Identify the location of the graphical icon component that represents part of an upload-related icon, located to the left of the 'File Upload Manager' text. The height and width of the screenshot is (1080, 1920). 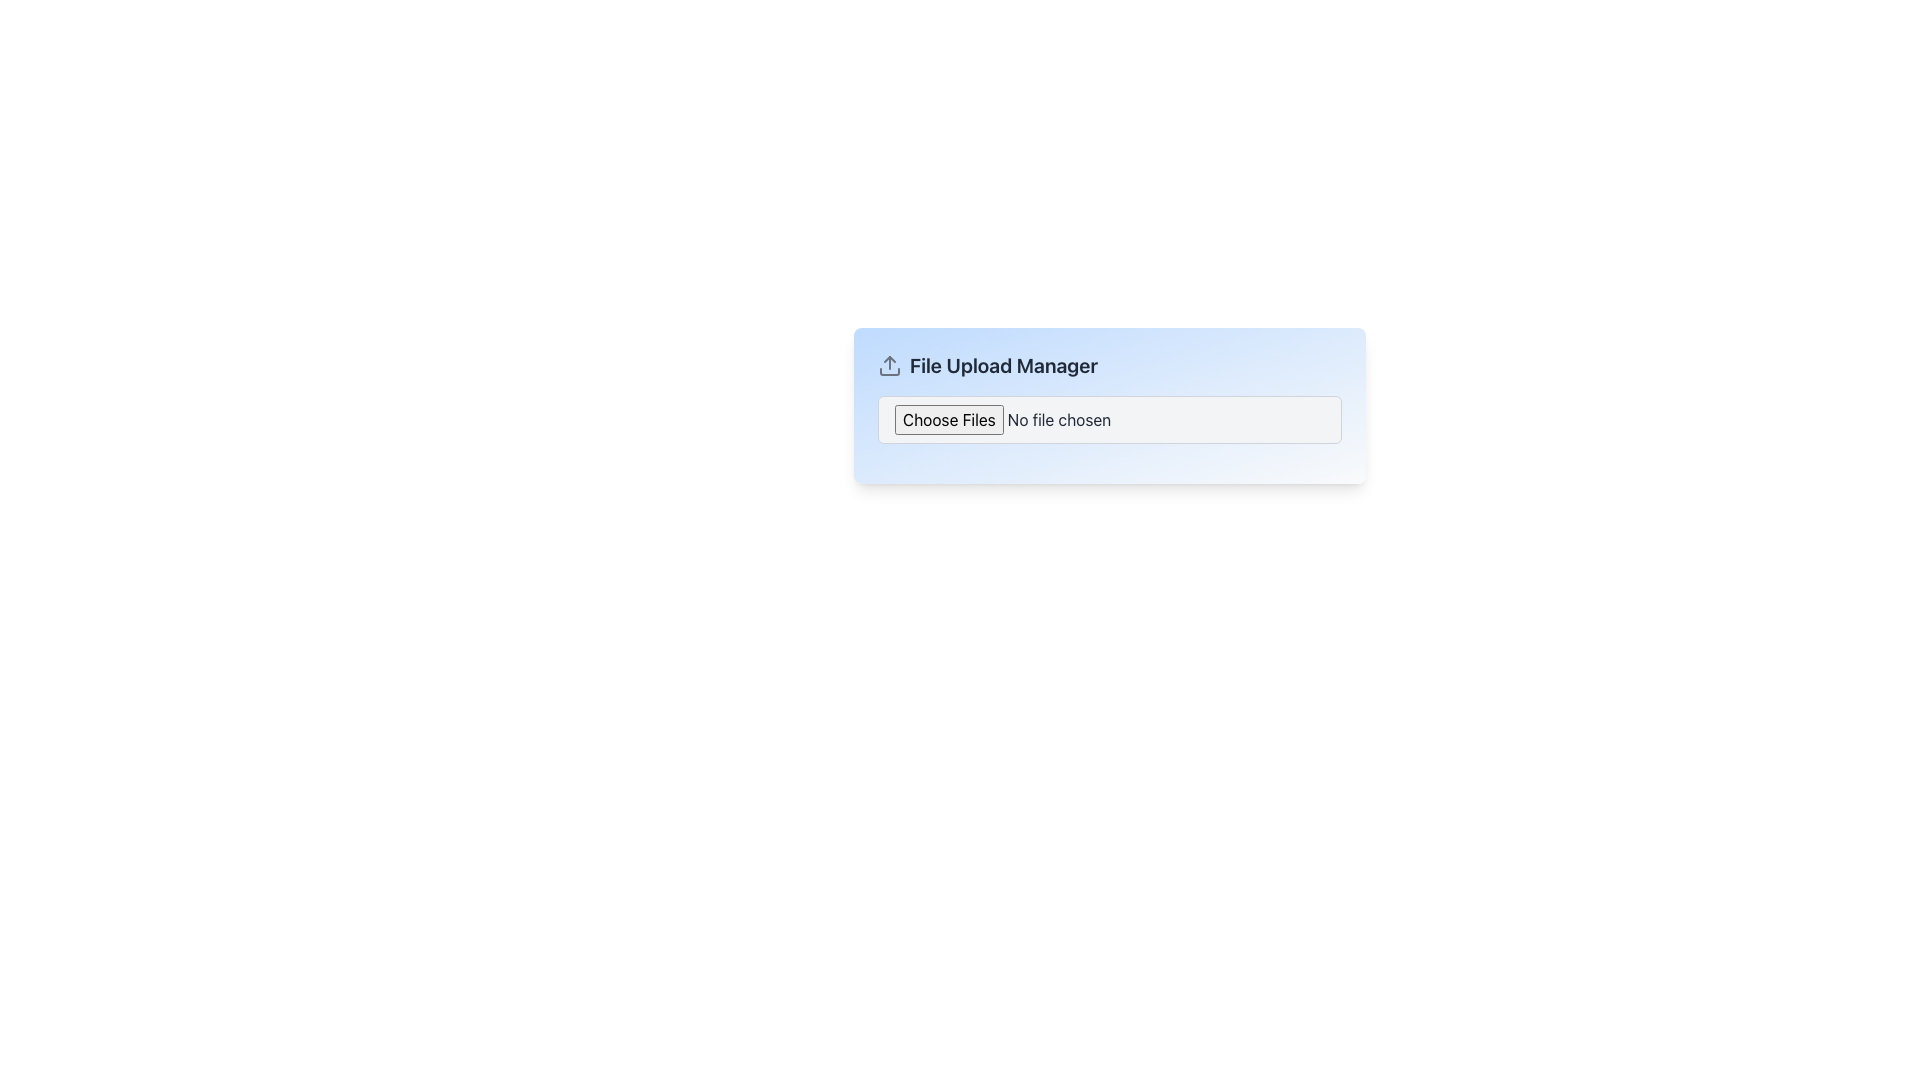
(888, 371).